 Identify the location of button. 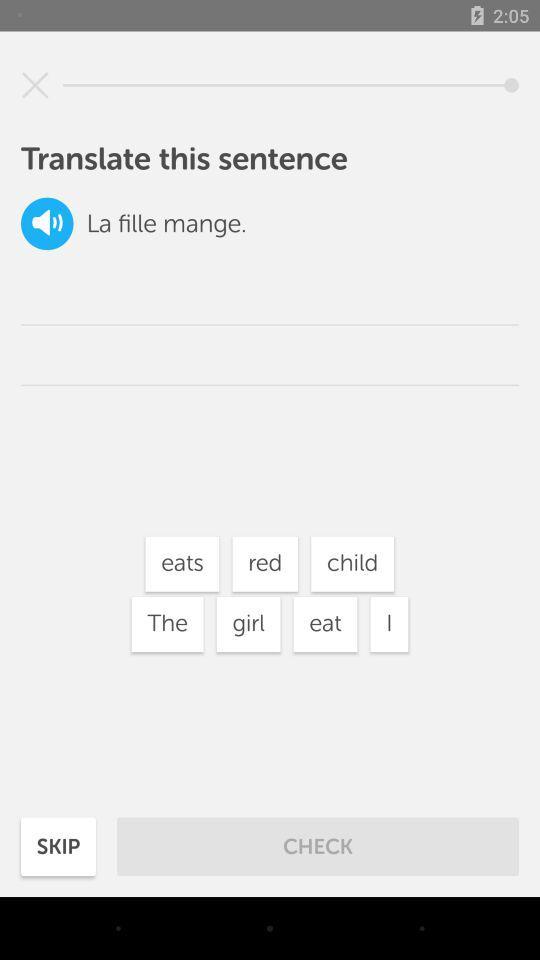
(35, 85).